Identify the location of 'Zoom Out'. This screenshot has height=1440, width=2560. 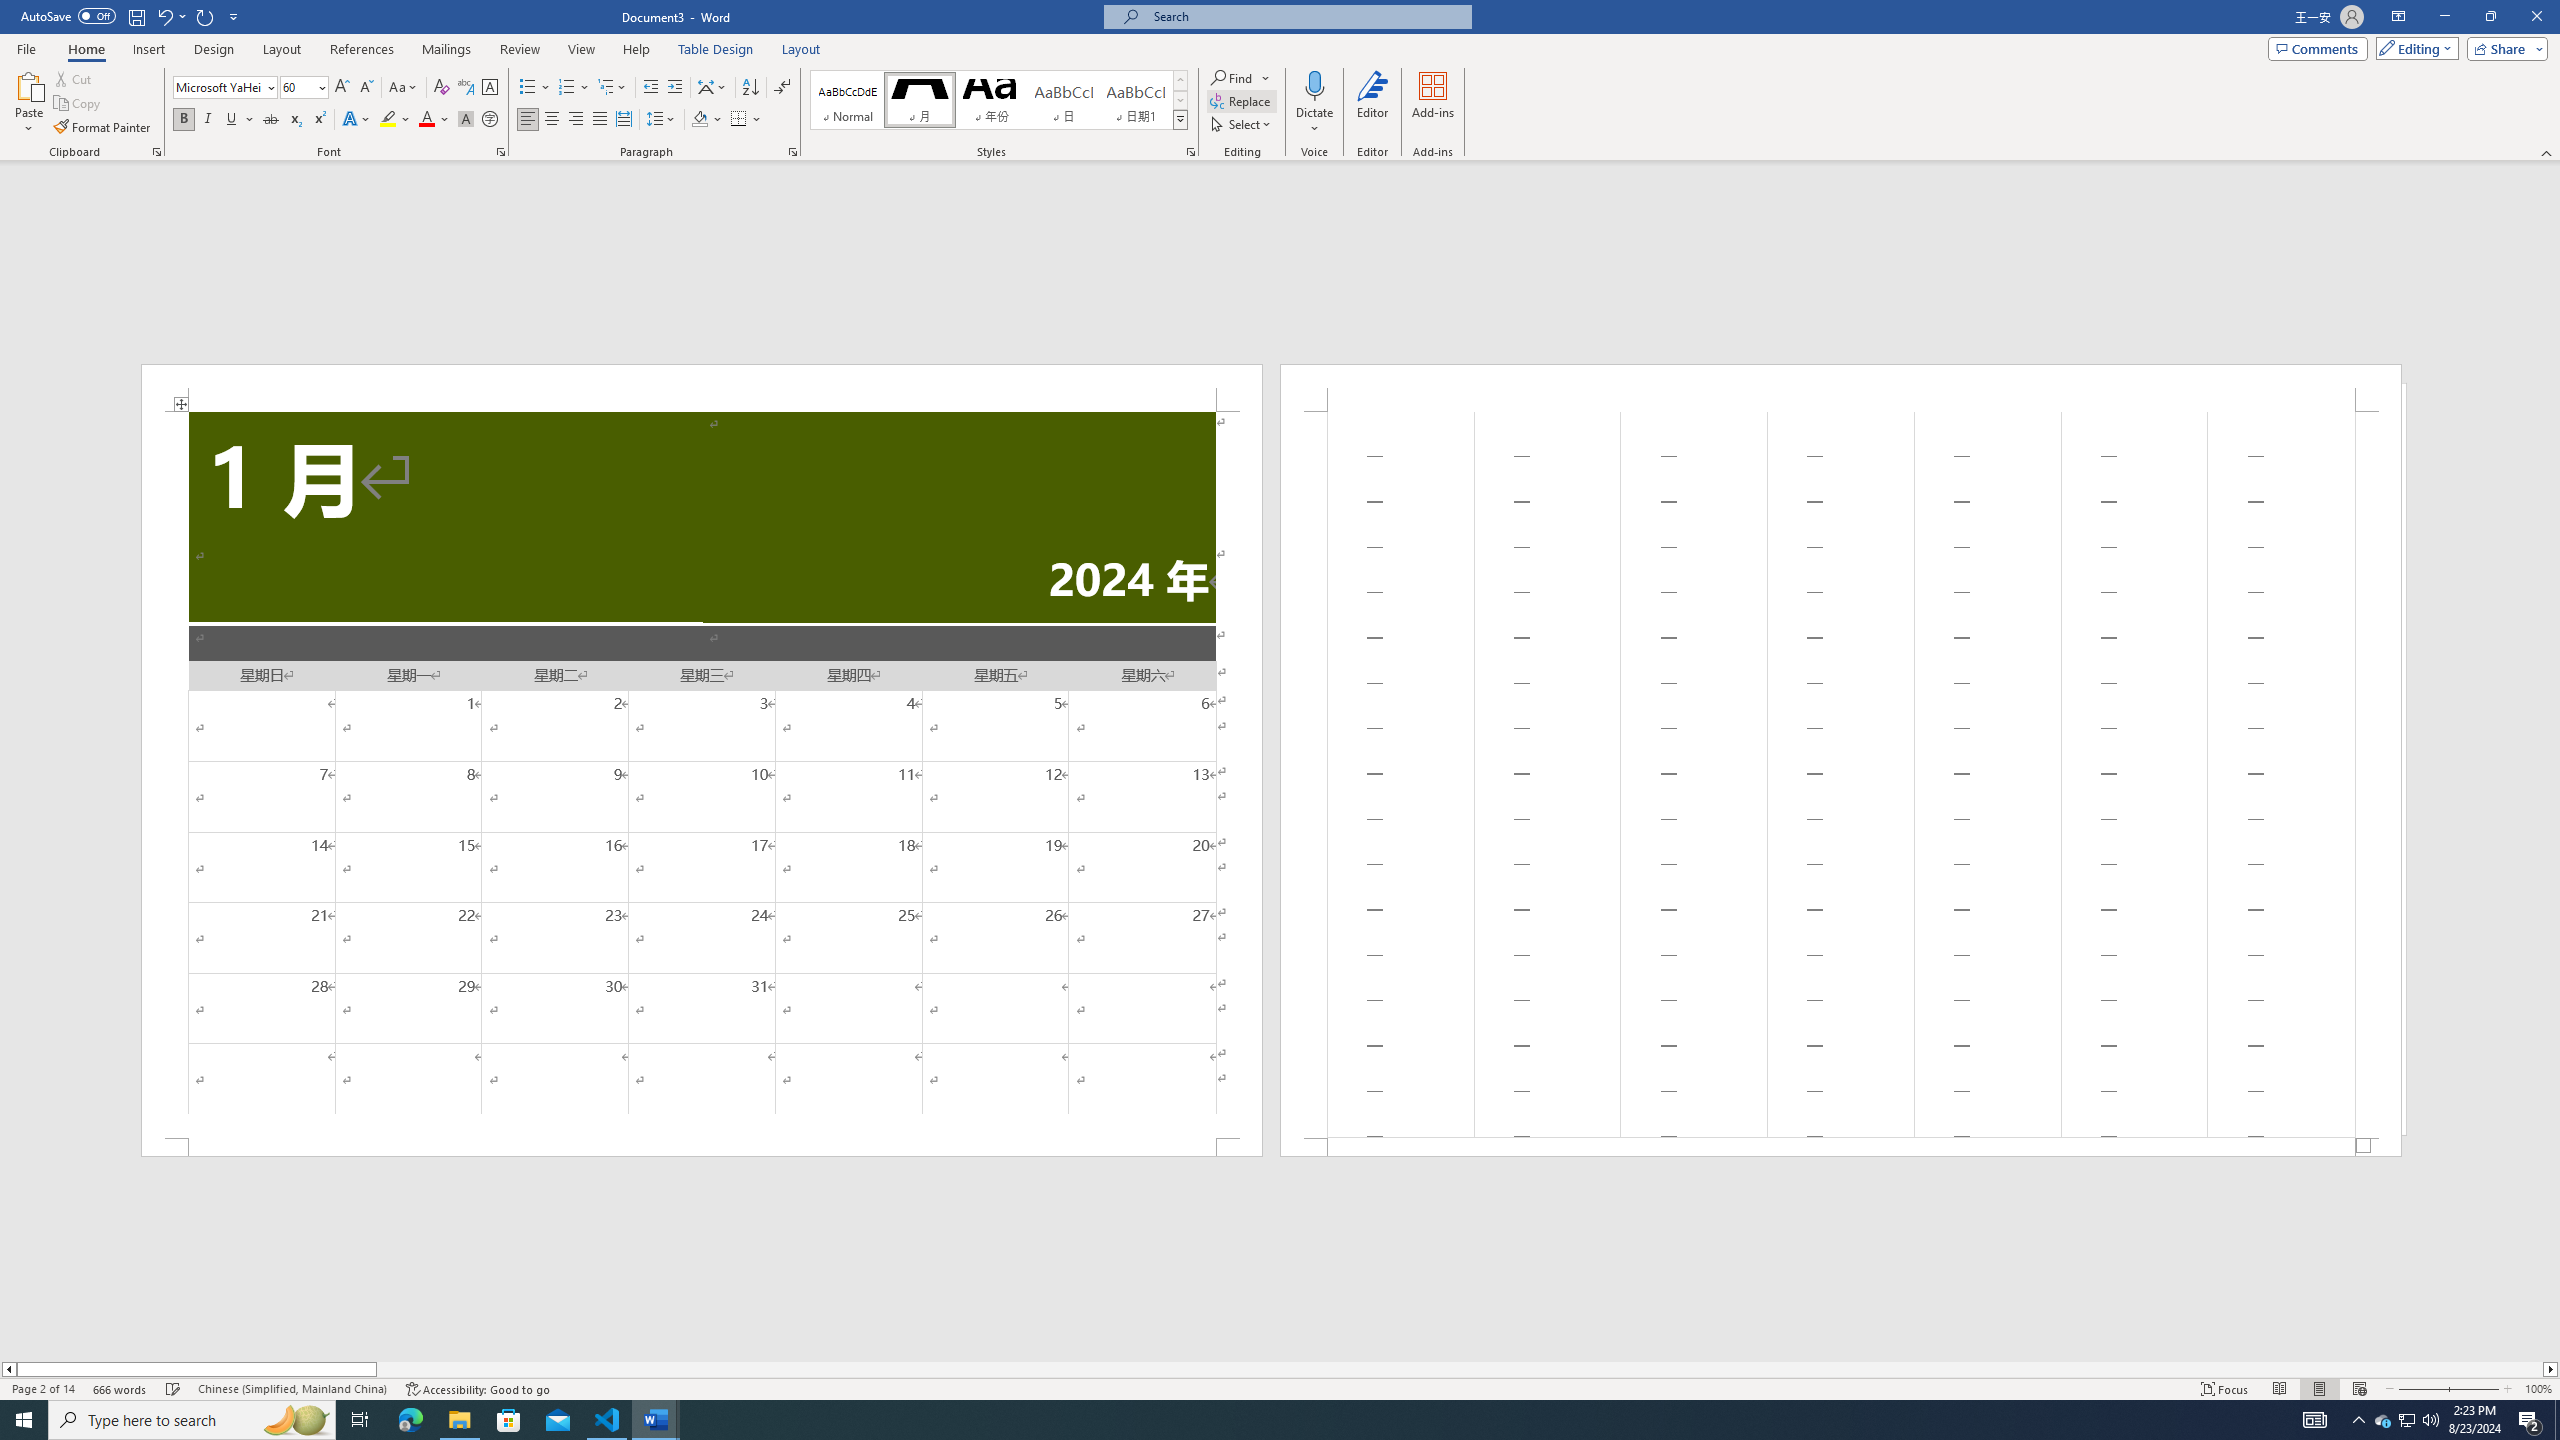
(2422, 1389).